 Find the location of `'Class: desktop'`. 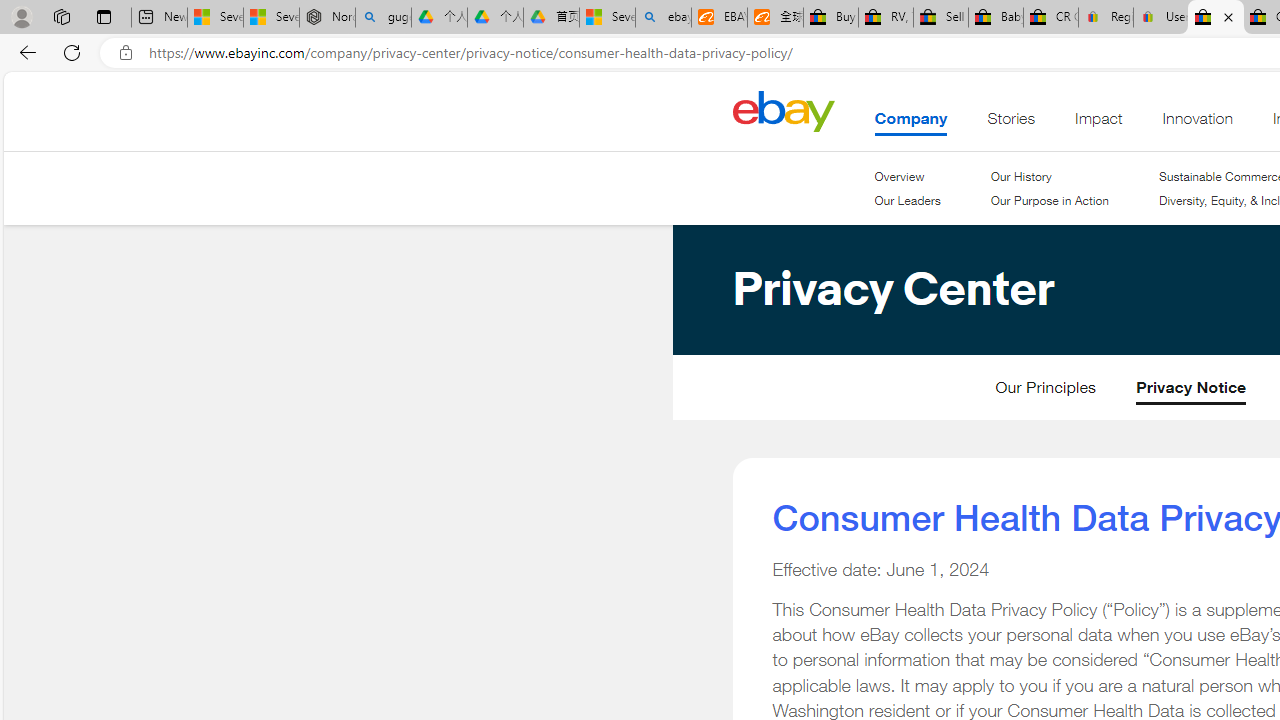

'Class: desktop' is located at coordinates (782, 111).